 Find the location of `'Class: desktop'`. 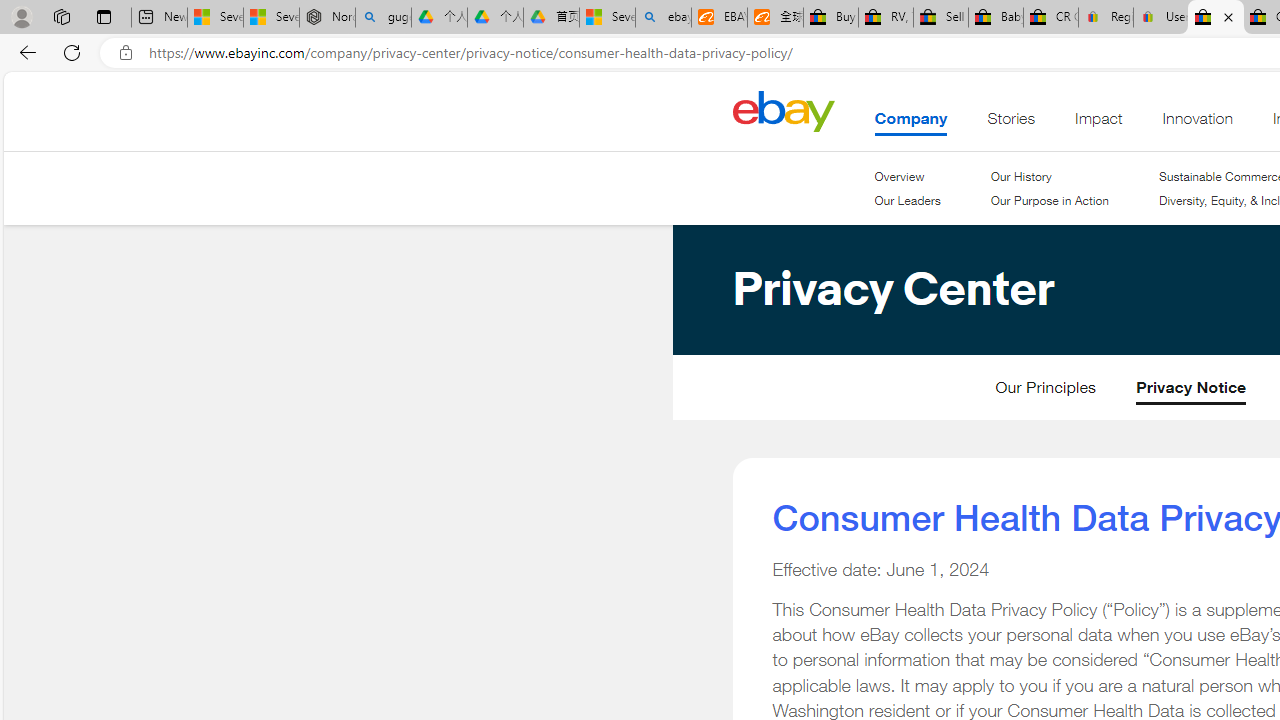

'Class: desktop' is located at coordinates (782, 111).